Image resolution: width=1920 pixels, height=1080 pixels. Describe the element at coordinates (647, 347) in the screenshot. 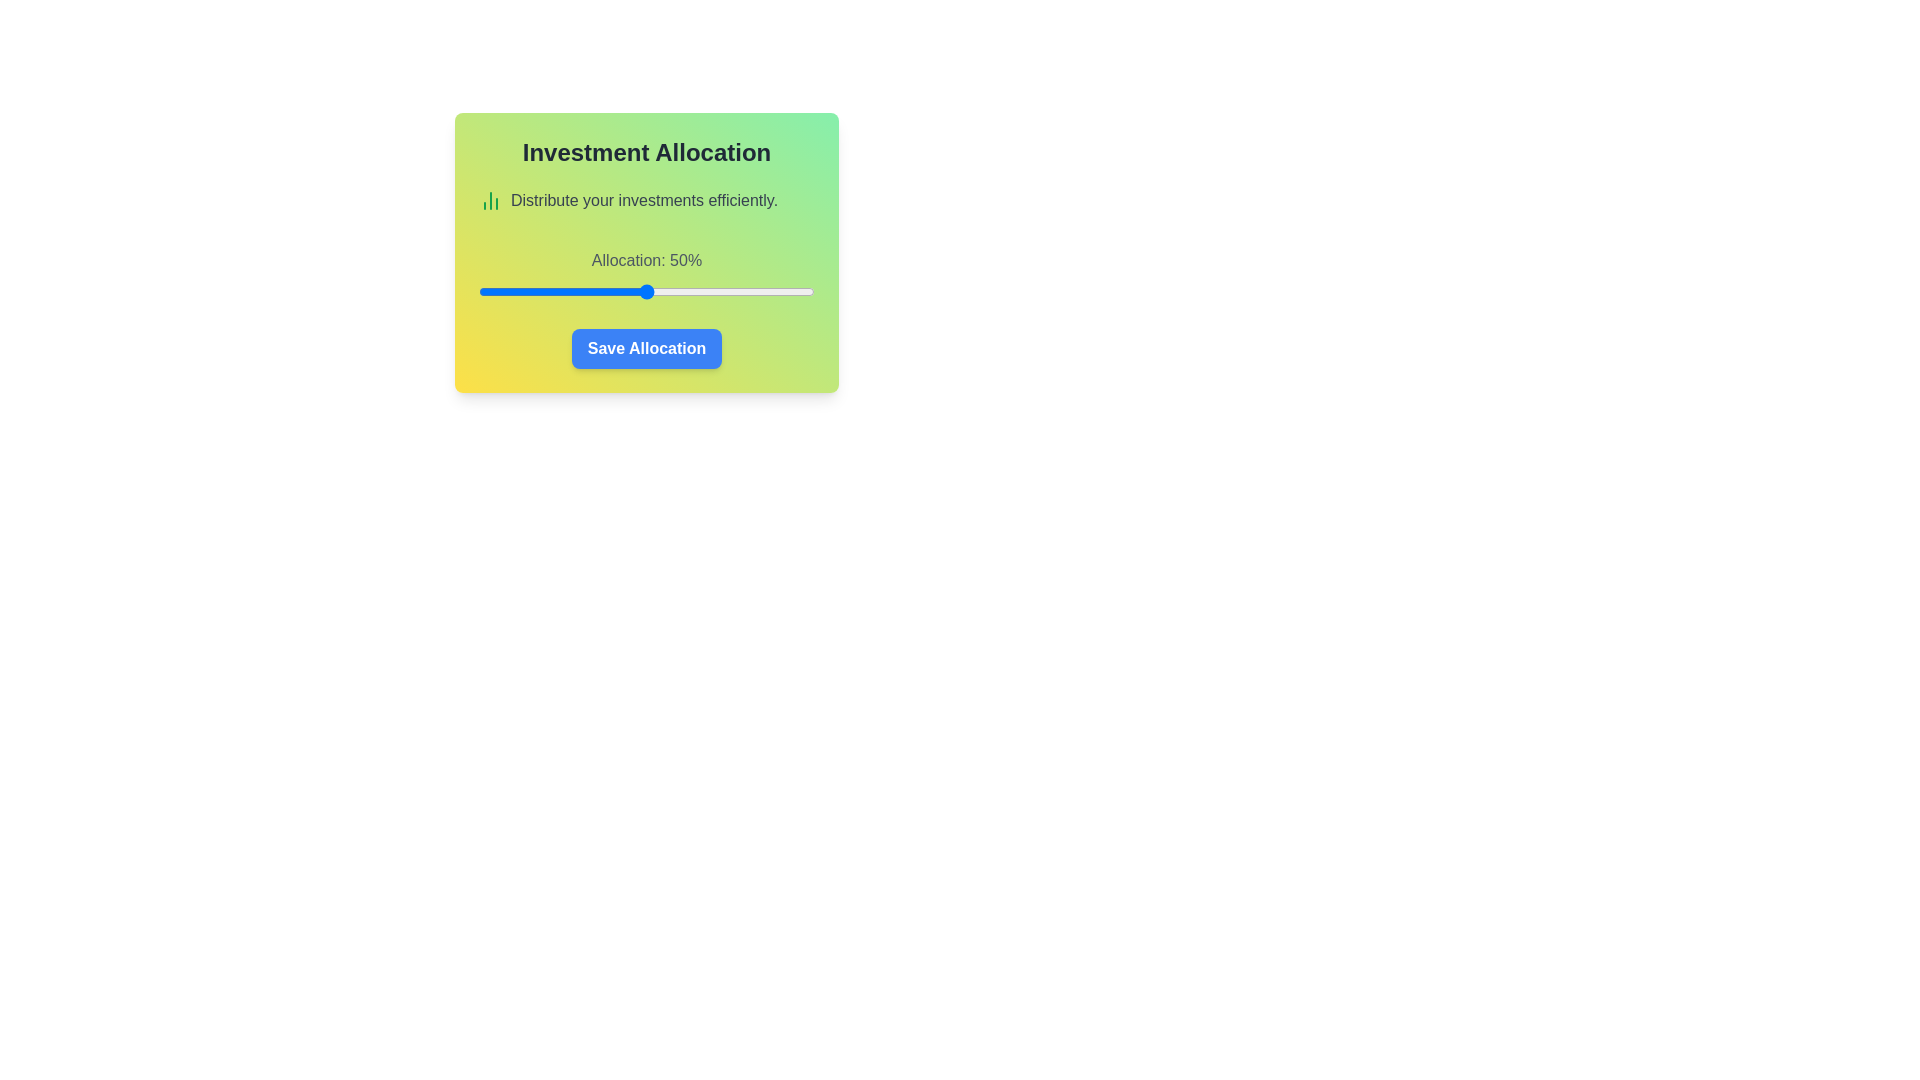

I see `the 'Save Allocation' button to confirm the allocation` at that location.